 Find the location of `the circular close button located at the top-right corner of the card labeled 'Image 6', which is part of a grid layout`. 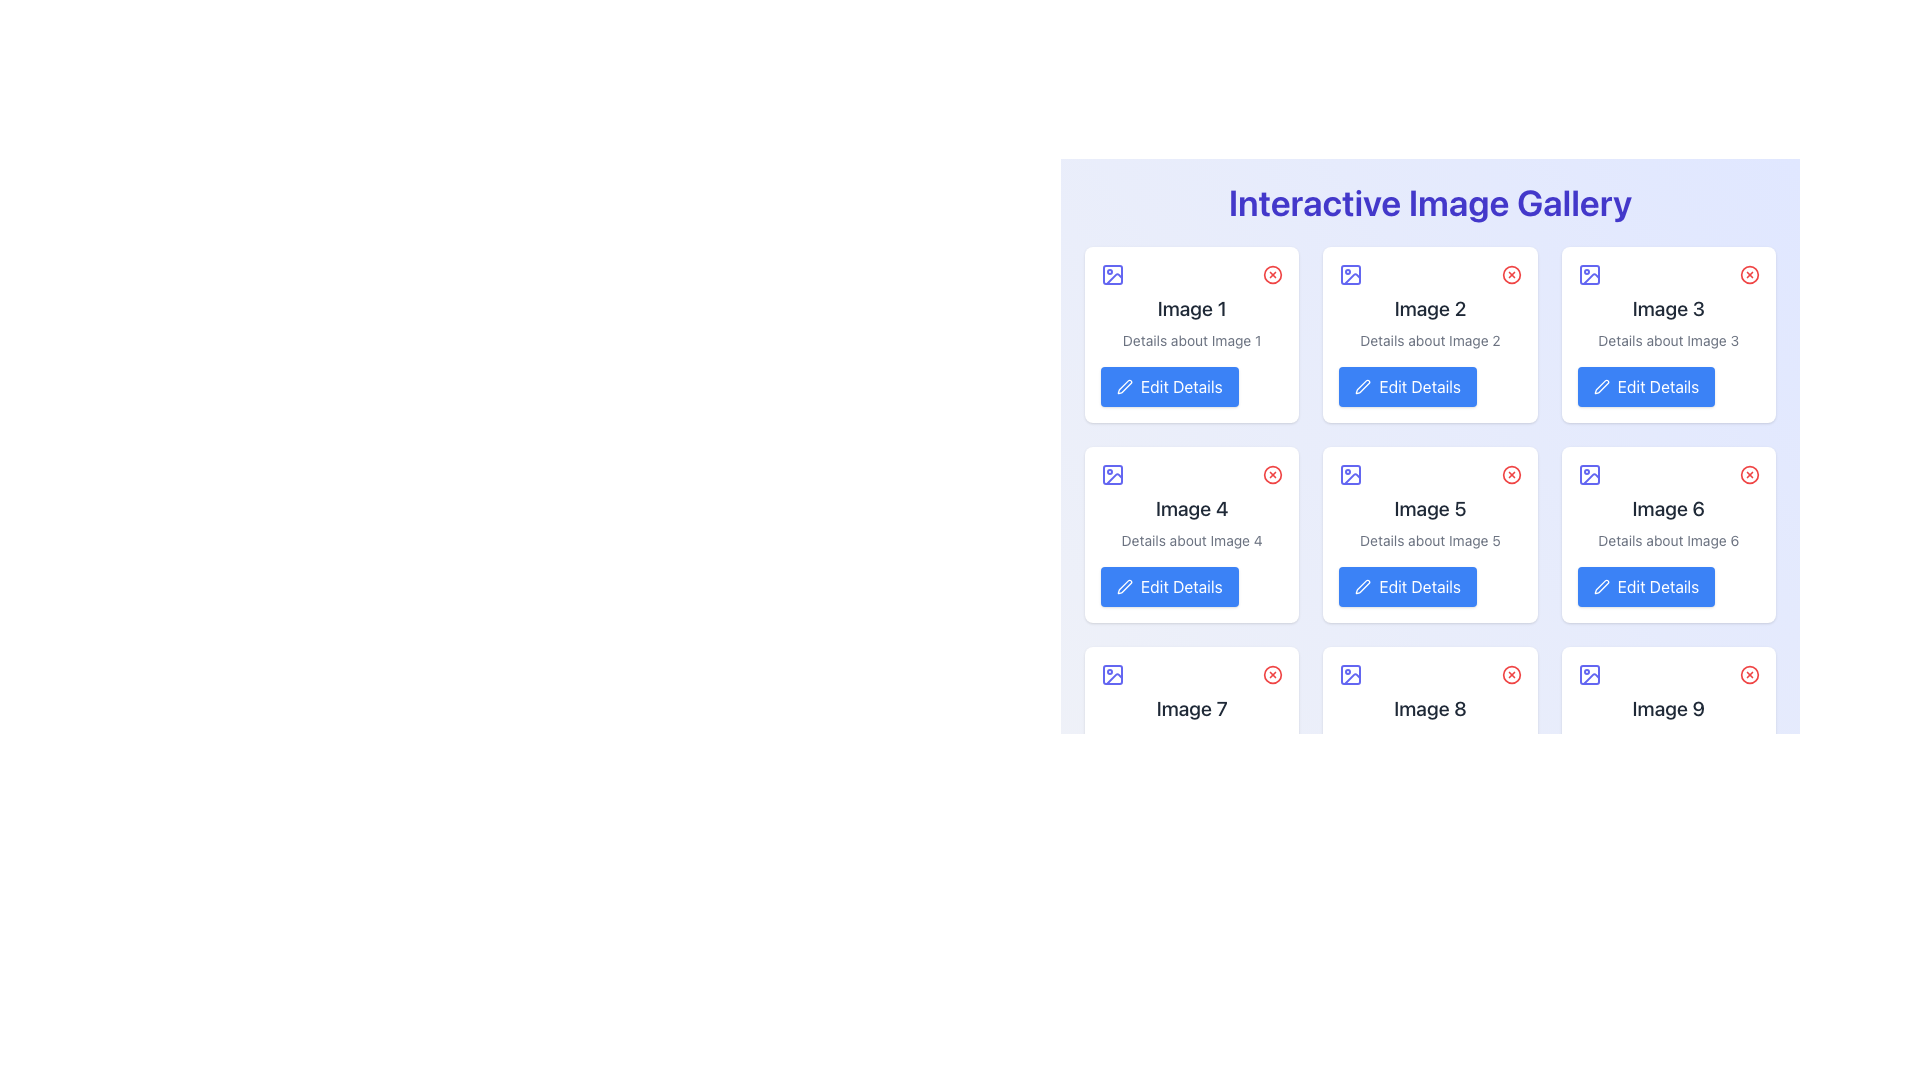

the circular close button located at the top-right corner of the card labeled 'Image 6', which is part of a grid layout is located at coordinates (1748, 474).